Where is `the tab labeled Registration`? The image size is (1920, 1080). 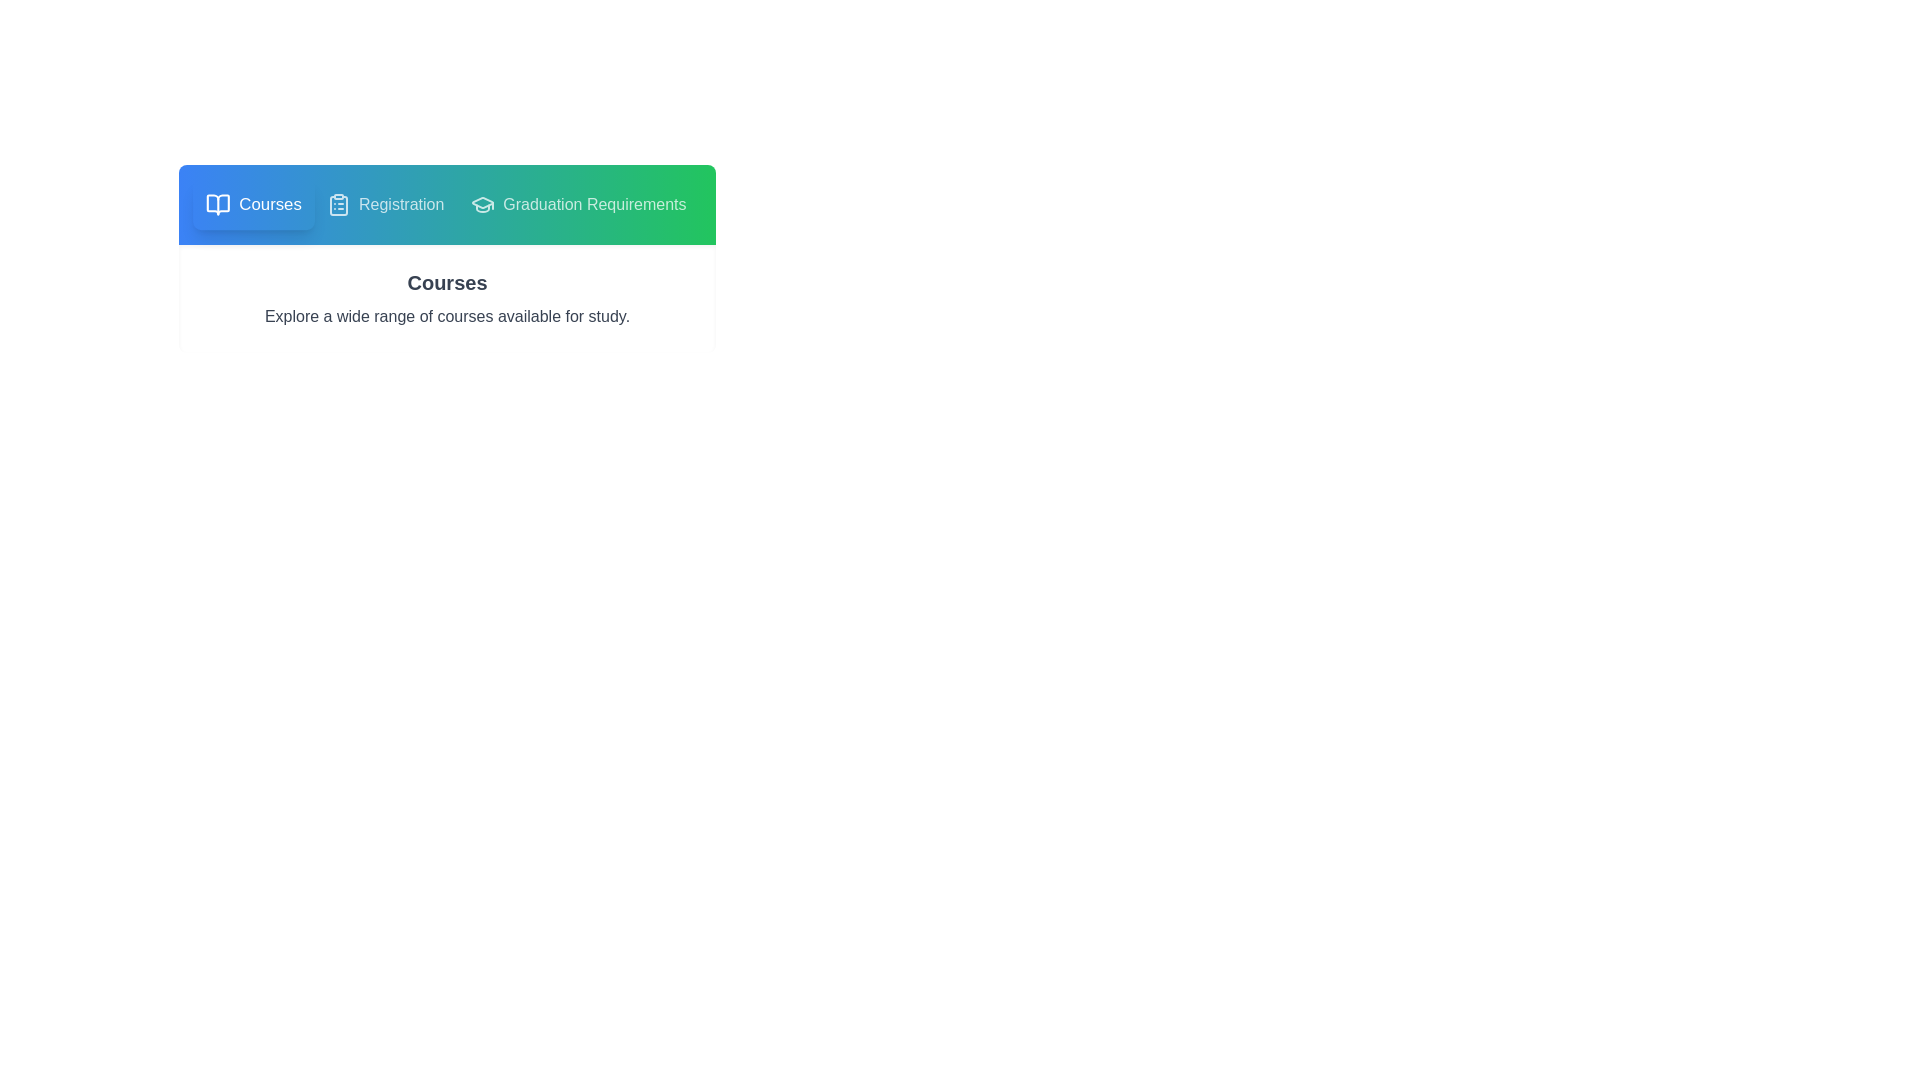
the tab labeled Registration is located at coordinates (384, 204).